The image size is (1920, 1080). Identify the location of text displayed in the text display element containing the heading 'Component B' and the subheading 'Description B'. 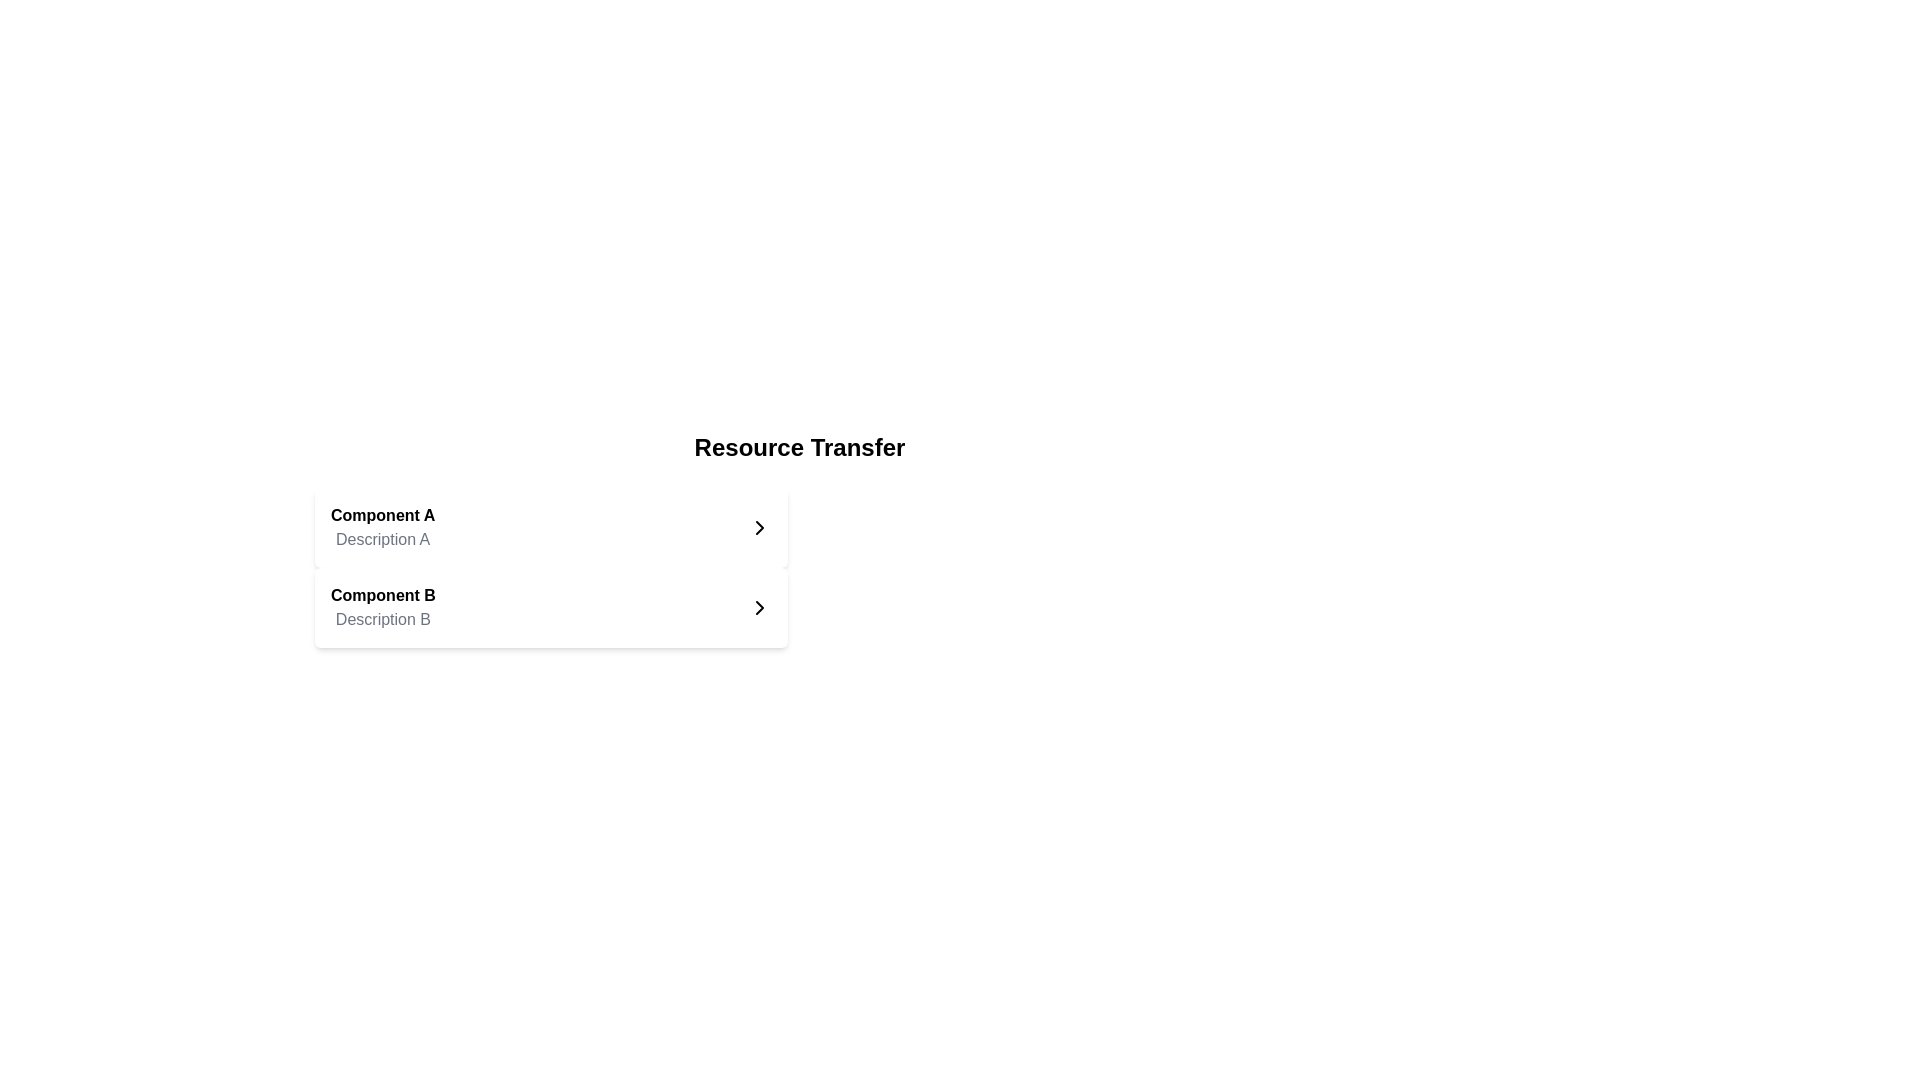
(383, 607).